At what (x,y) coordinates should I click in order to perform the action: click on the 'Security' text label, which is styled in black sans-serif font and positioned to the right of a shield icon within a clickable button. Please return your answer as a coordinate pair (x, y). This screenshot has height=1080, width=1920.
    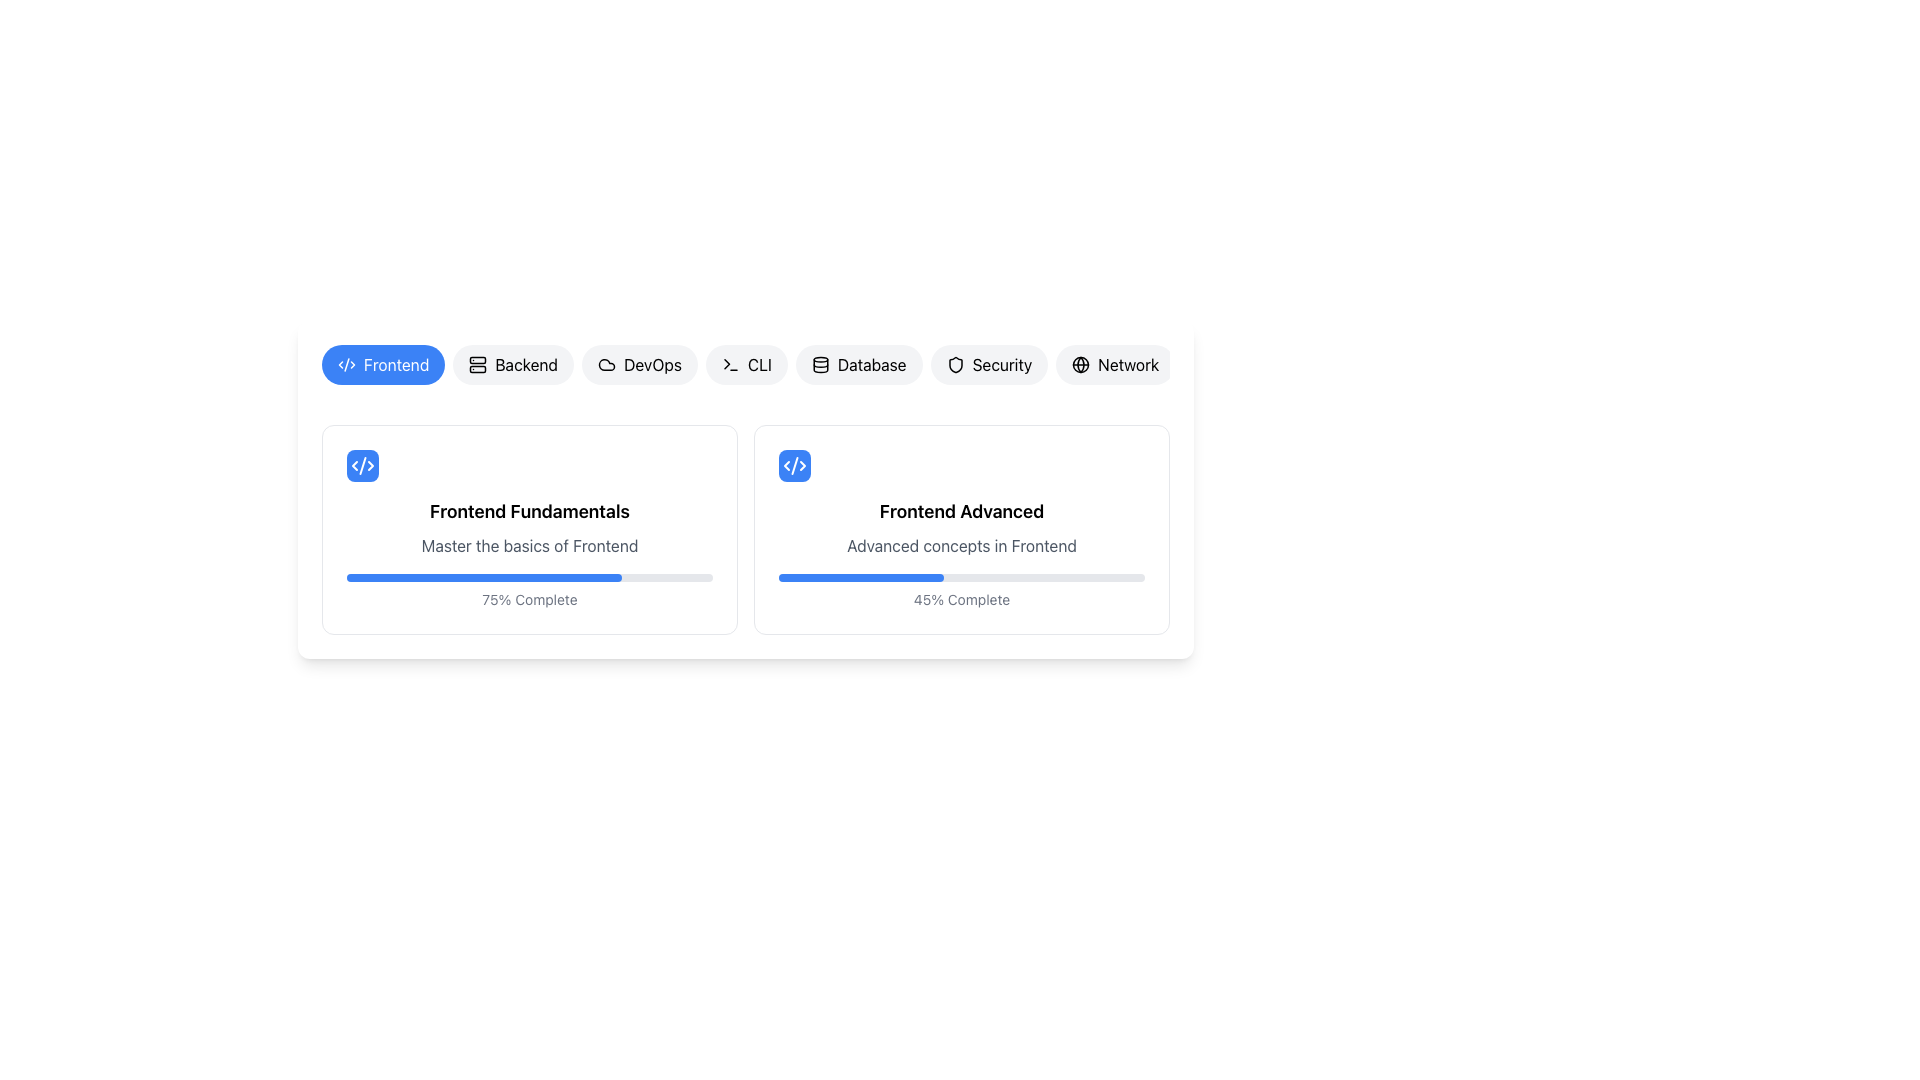
    Looking at the image, I should click on (1002, 365).